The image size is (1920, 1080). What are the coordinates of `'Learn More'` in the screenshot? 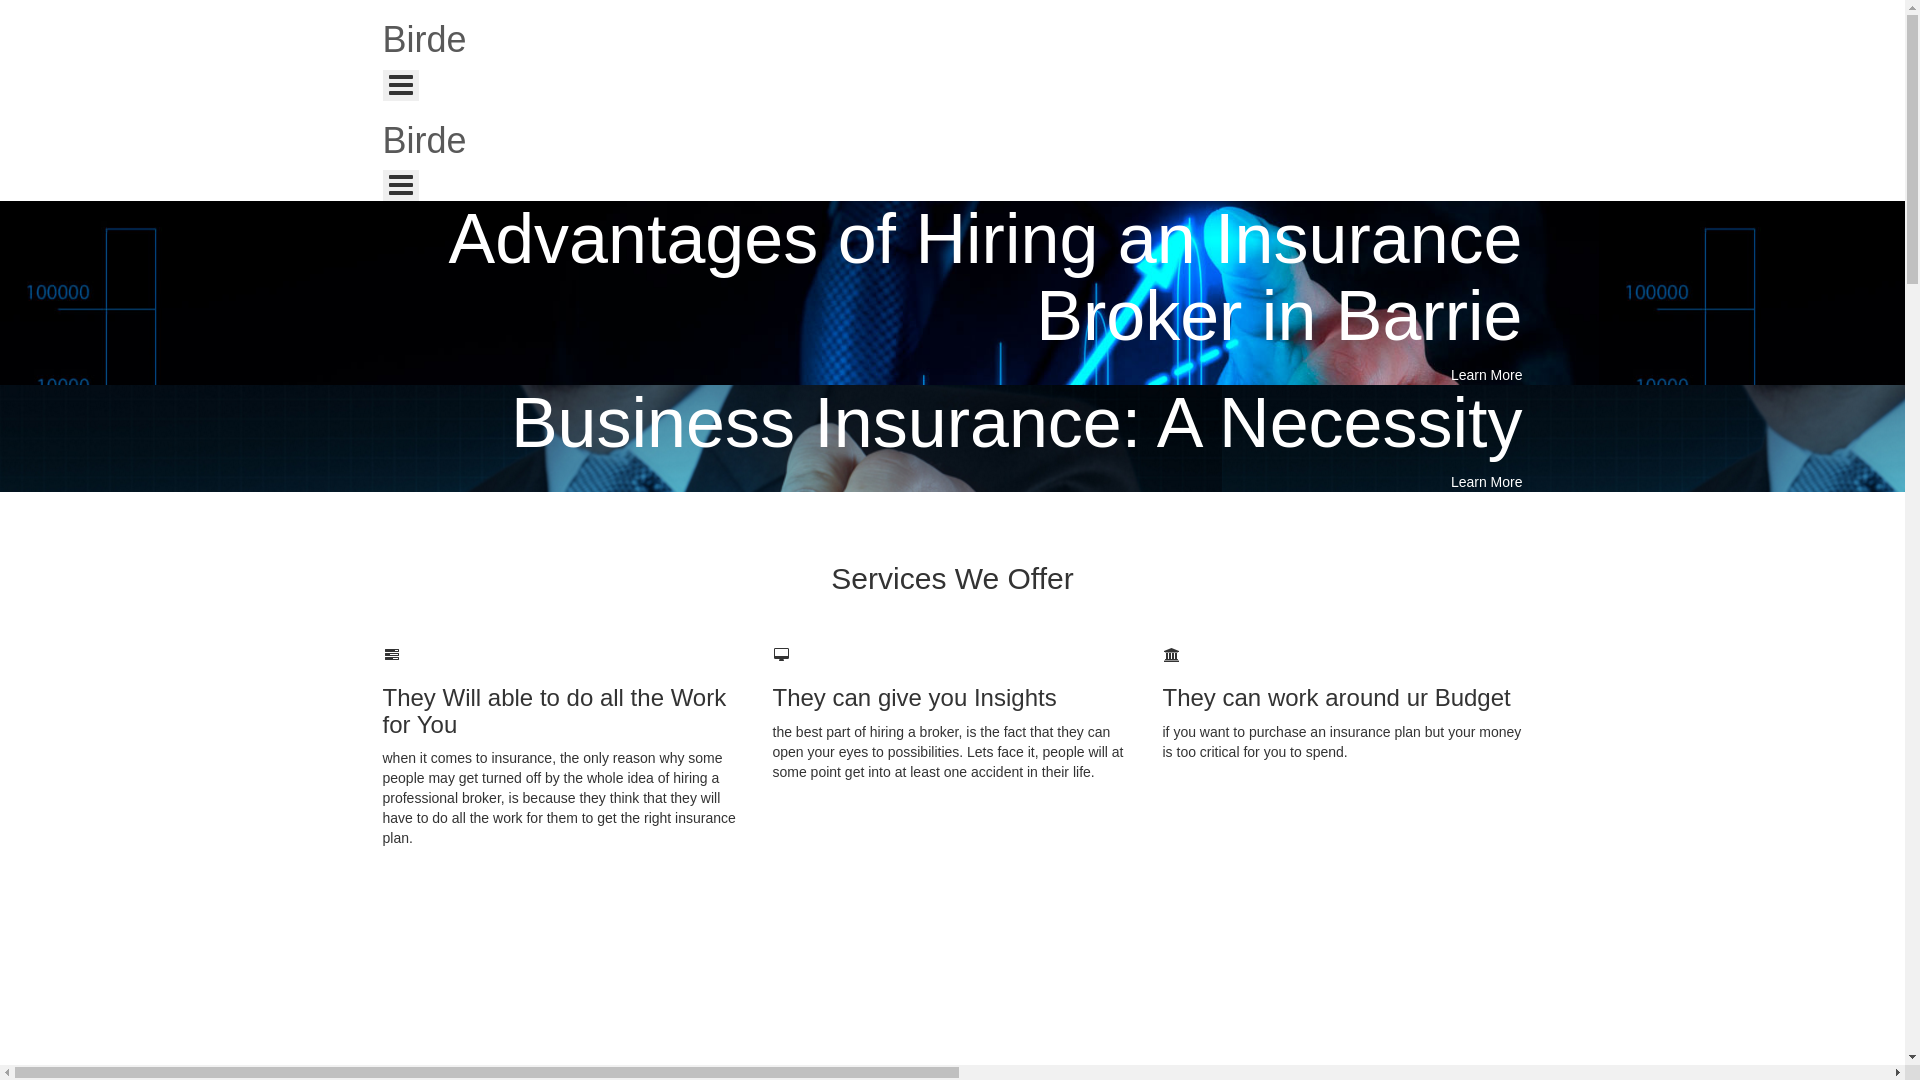 It's located at (1487, 374).